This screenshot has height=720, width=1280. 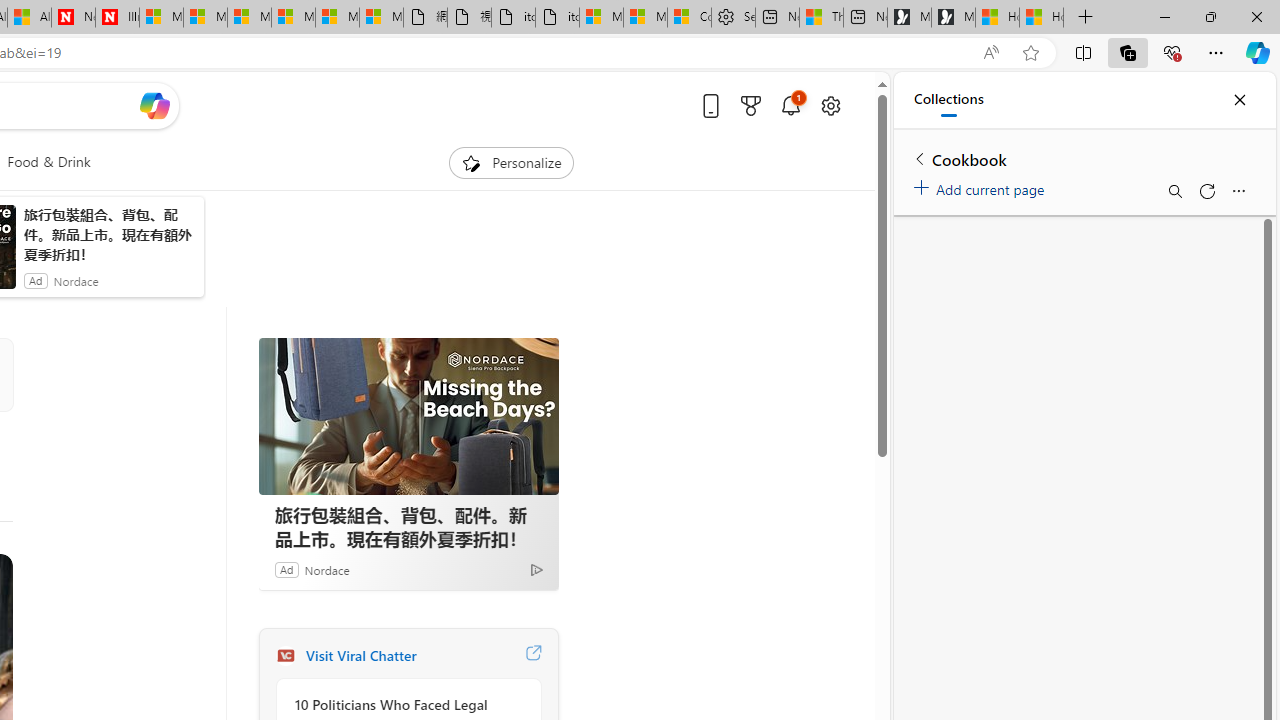 What do you see at coordinates (919, 158) in the screenshot?
I see `'Back to list of collections'` at bounding box center [919, 158].